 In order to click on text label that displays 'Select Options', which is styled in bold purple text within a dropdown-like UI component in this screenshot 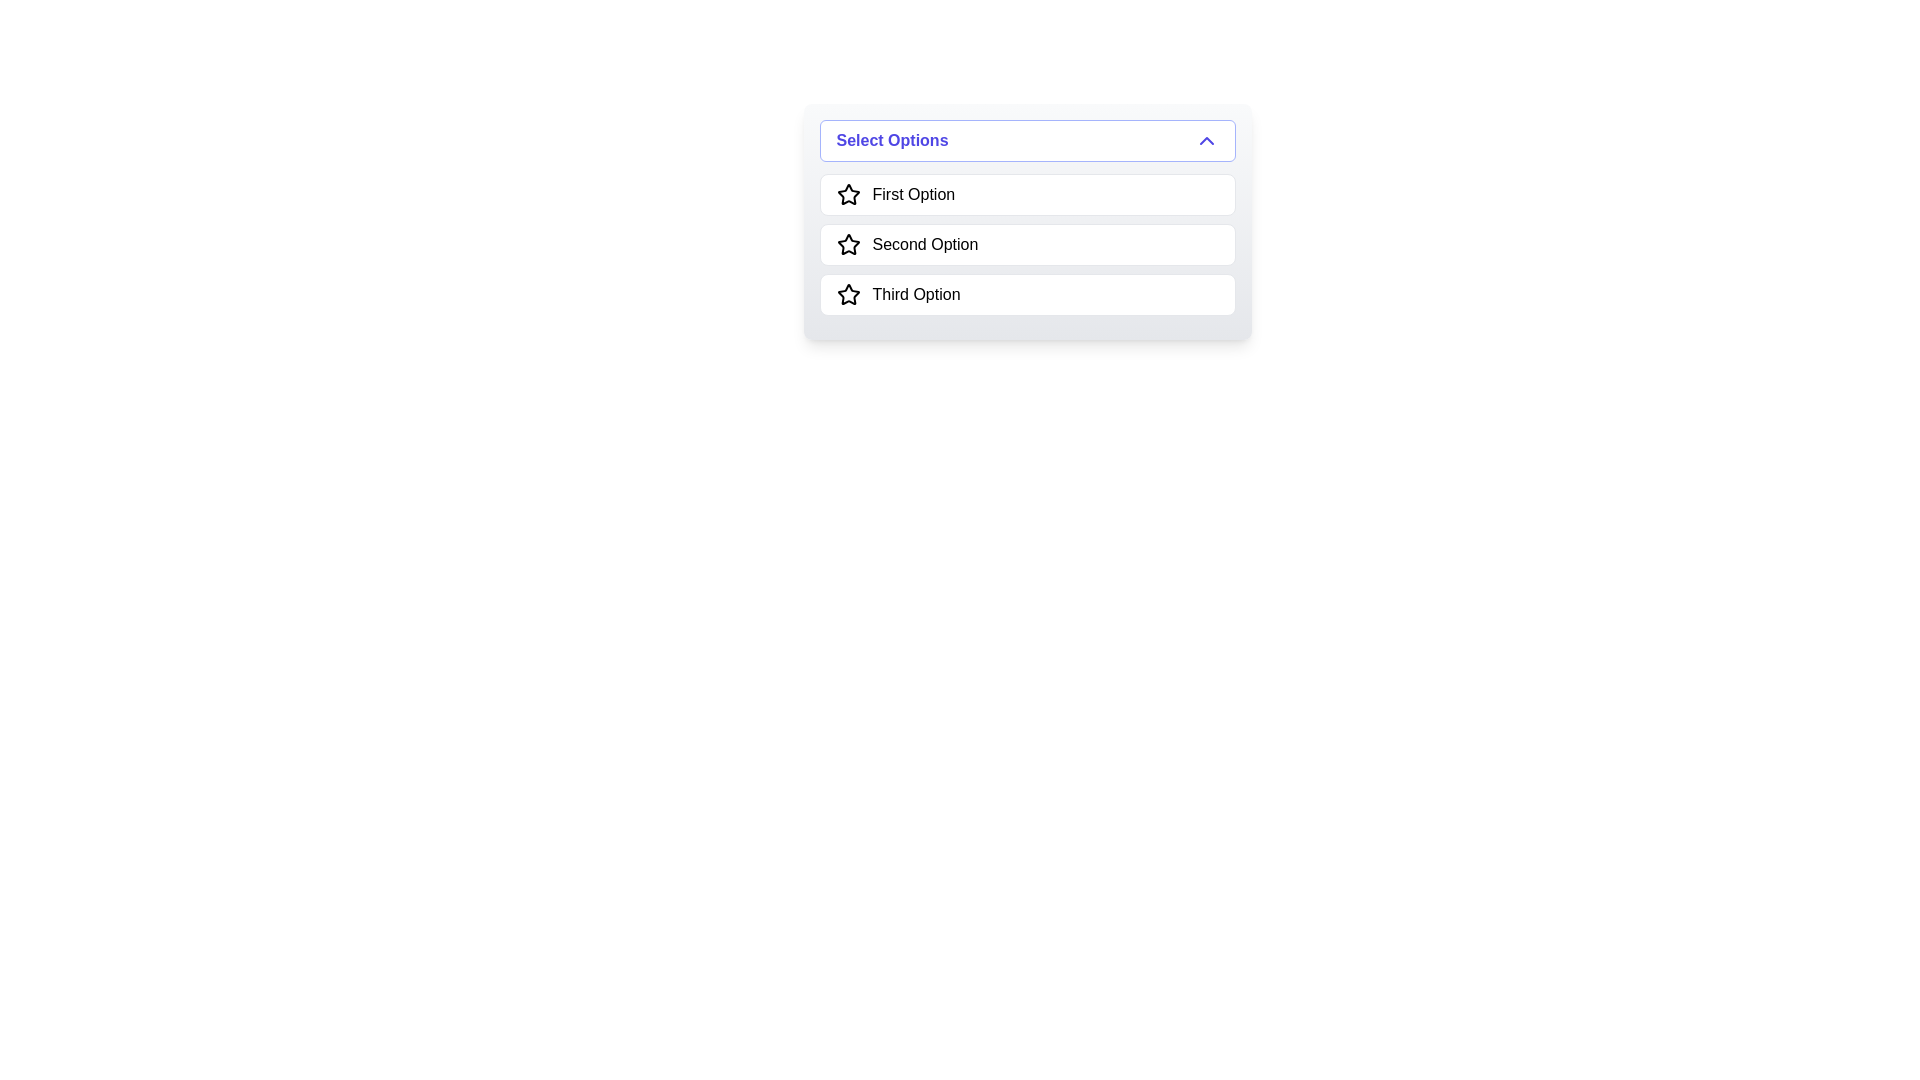, I will do `click(891, 140)`.